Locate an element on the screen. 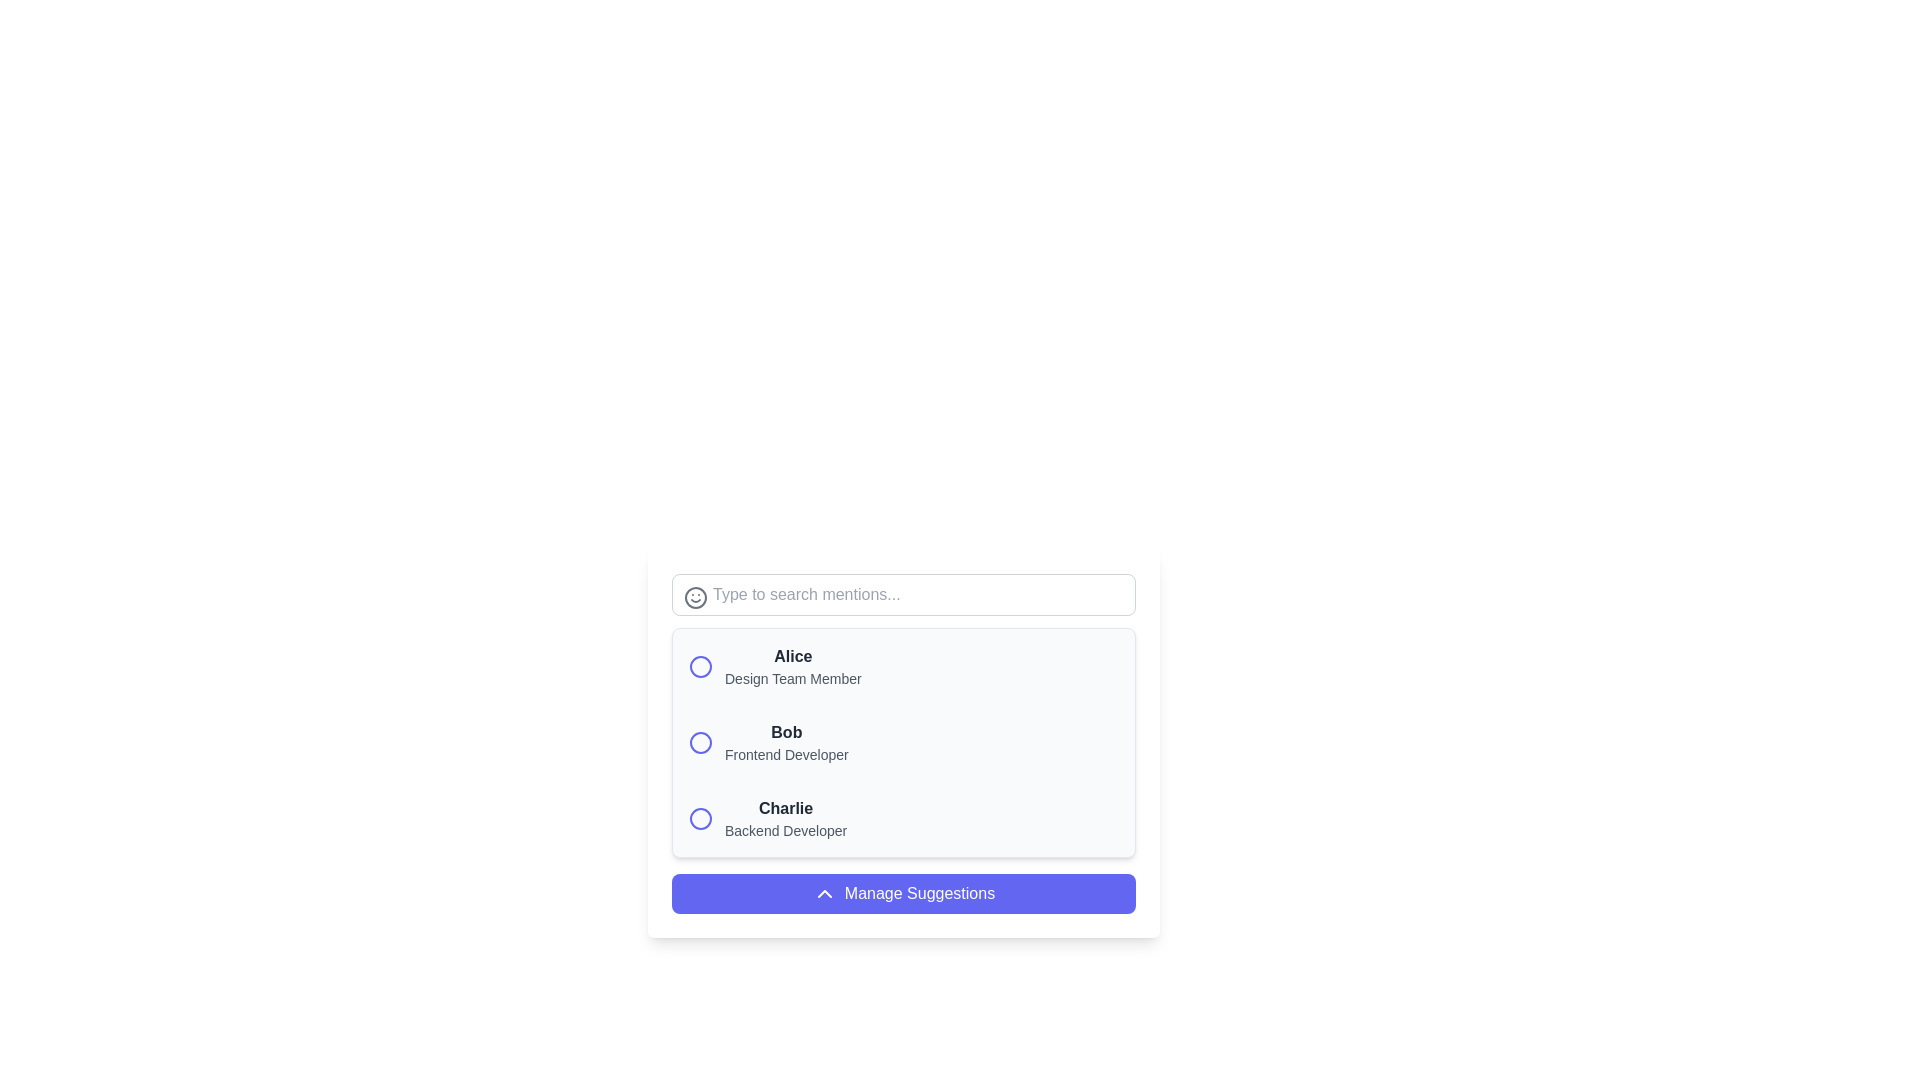  the smiley icon, which is a gray line art styled icon located at the top-left corner of a mention search input field is located at coordinates (696, 596).